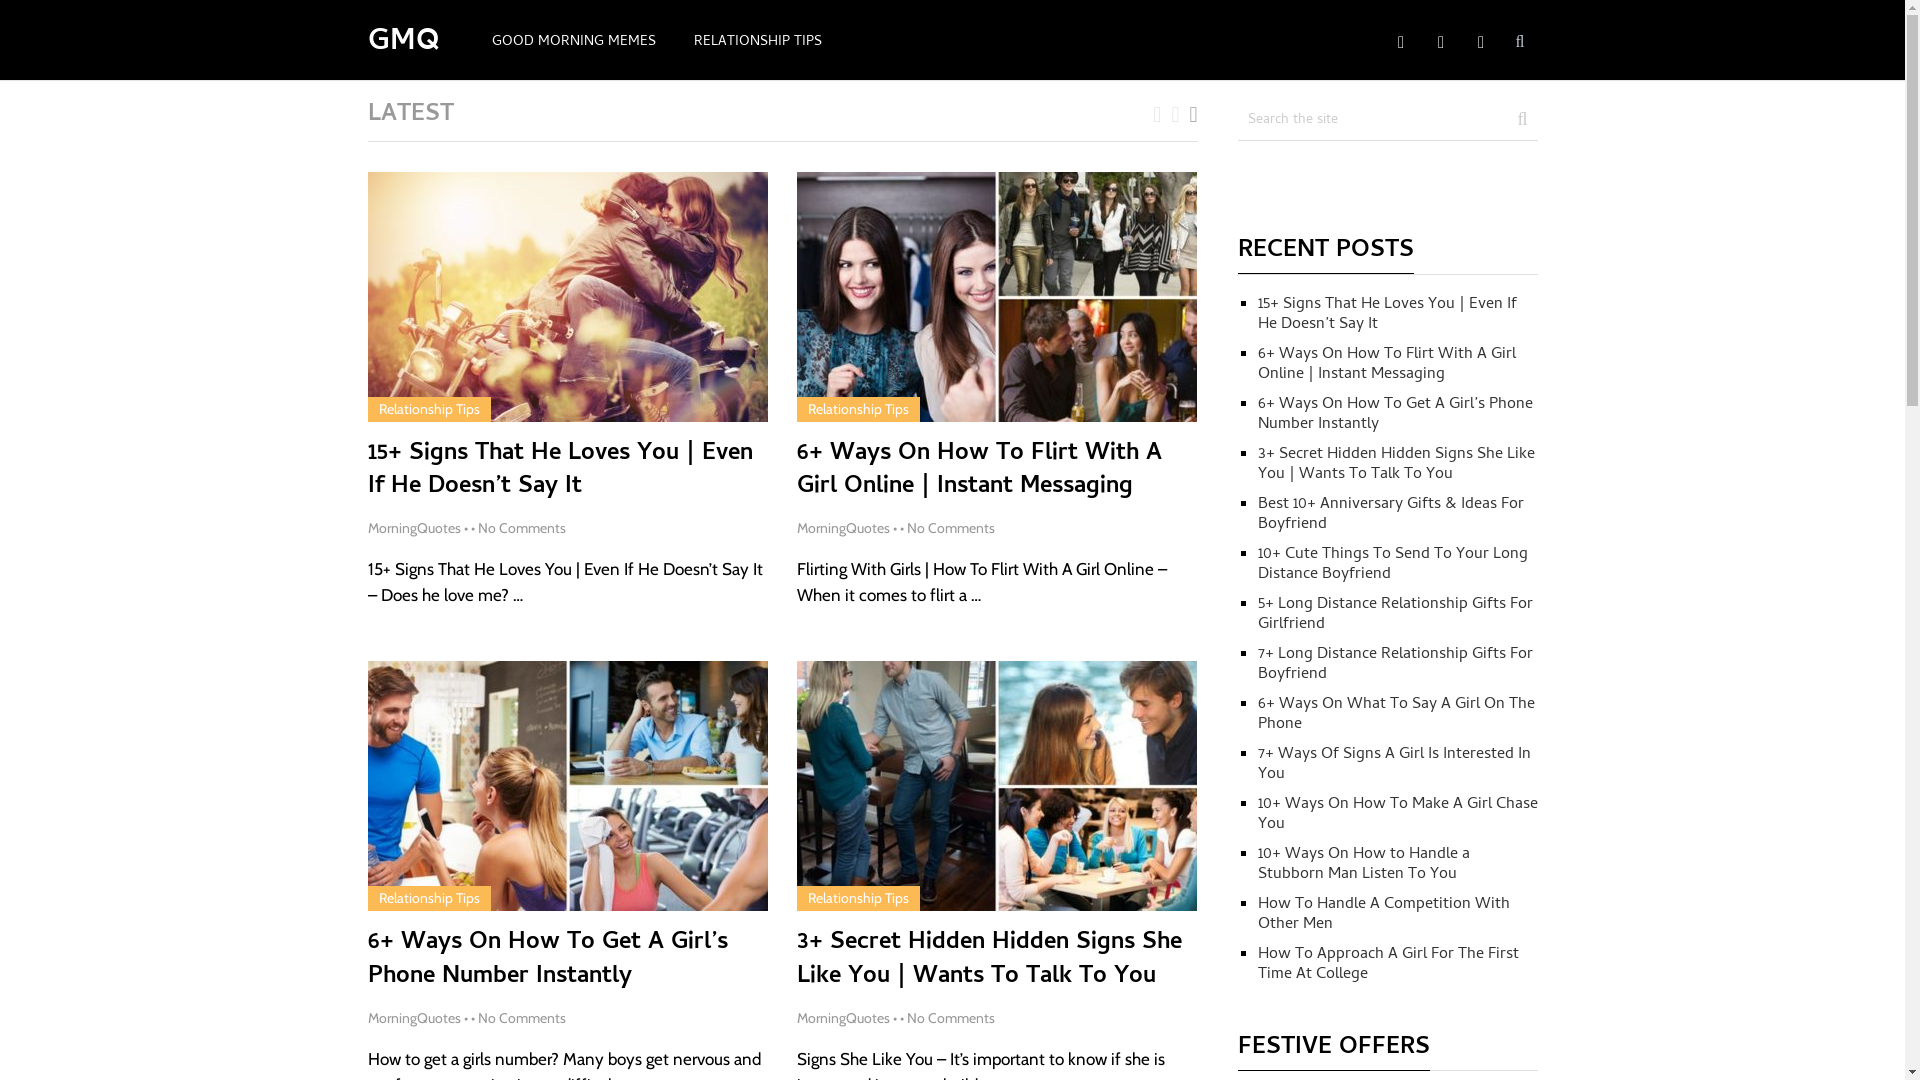  What do you see at coordinates (1394, 664) in the screenshot?
I see `'7+ Long Distance Relationship Gifts For Boyfriend'` at bounding box center [1394, 664].